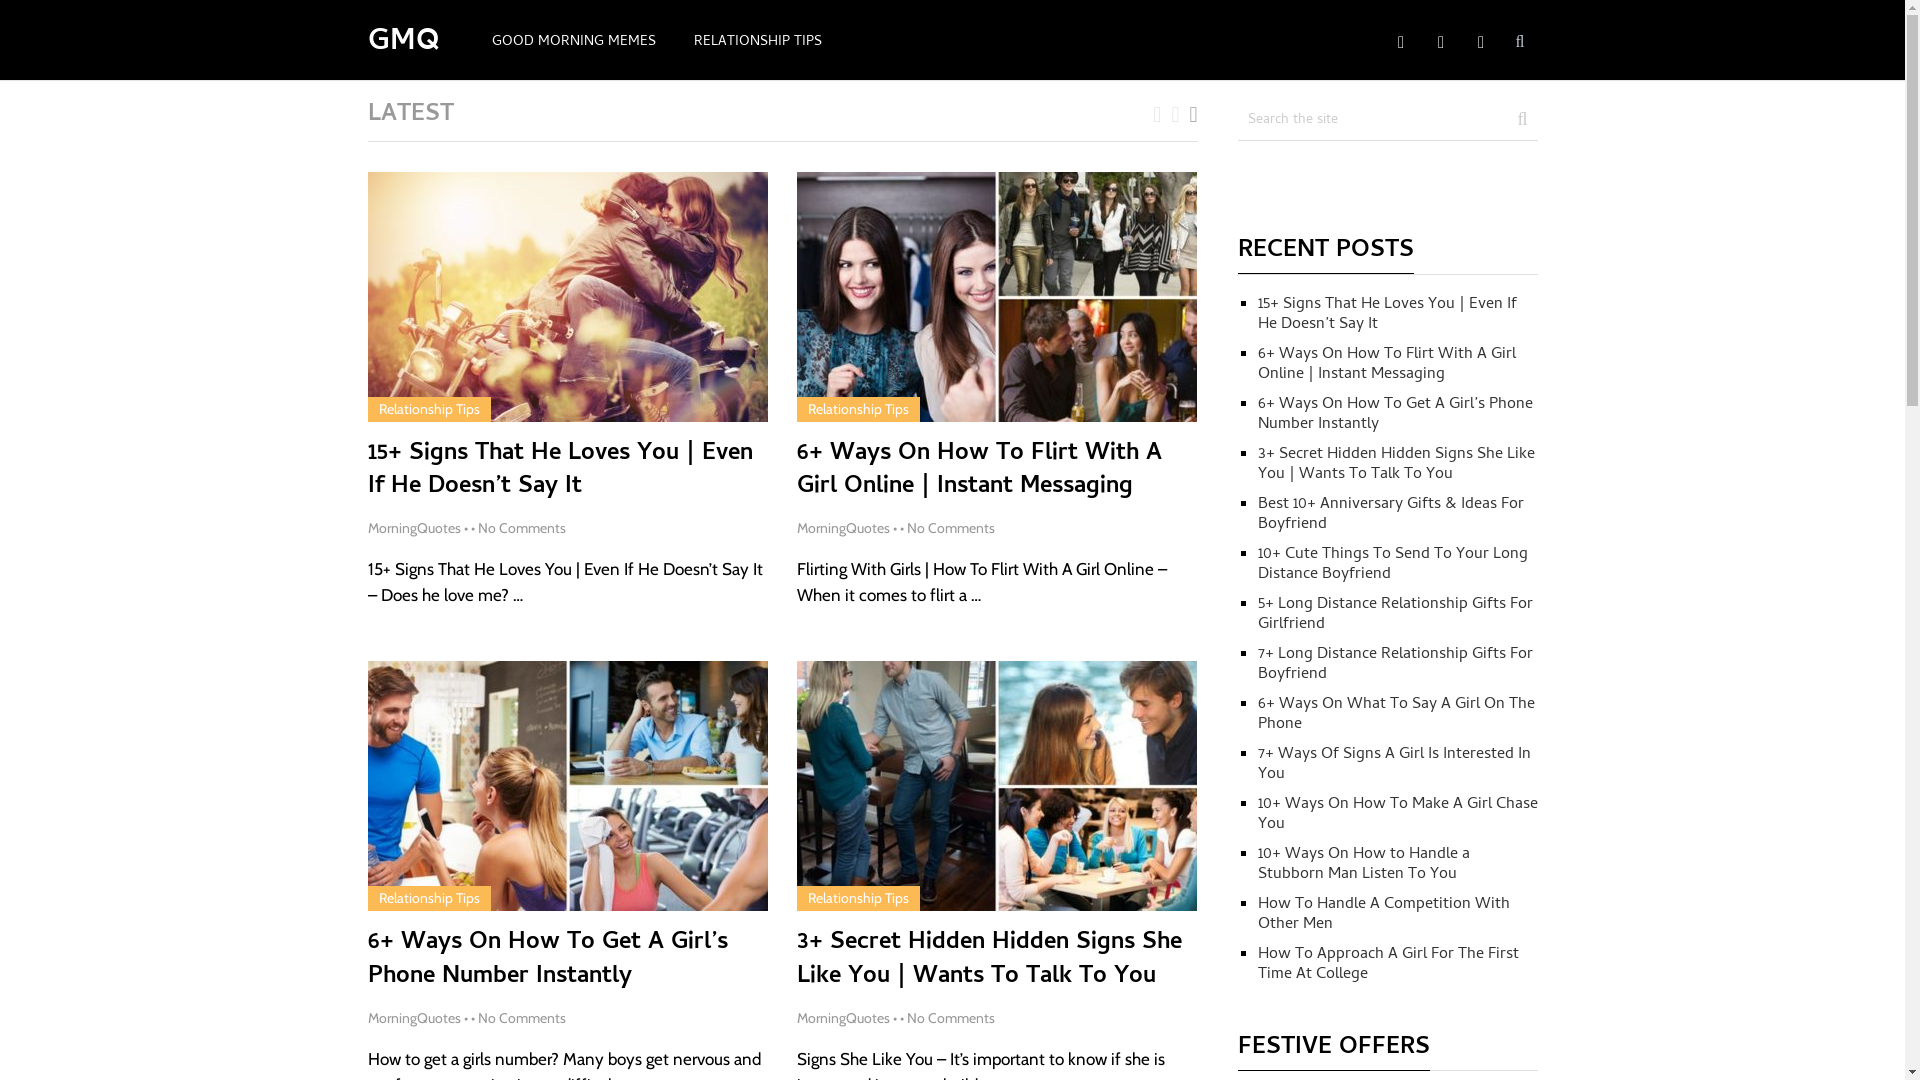  What do you see at coordinates (1394, 664) in the screenshot?
I see `'7+ Long Distance Relationship Gifts For Boyfriend'` at bounding box center [1394, 664].